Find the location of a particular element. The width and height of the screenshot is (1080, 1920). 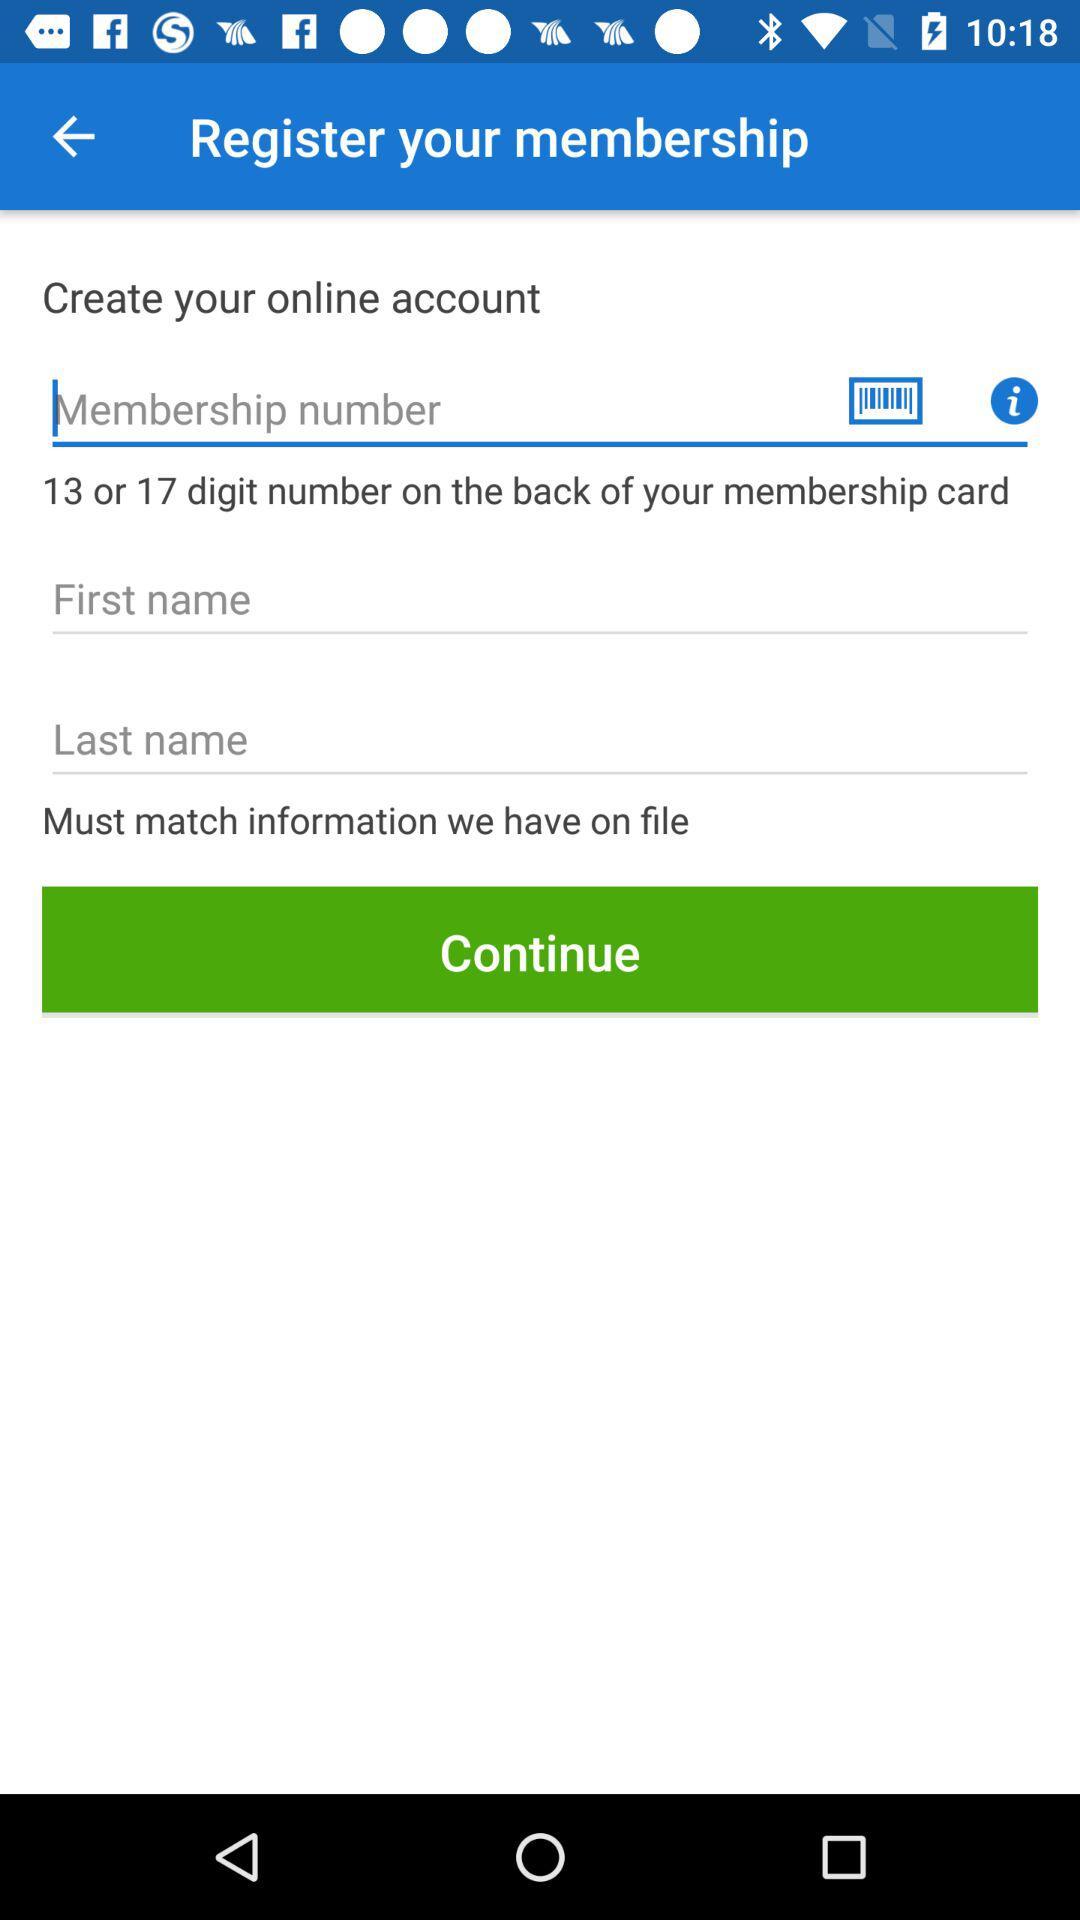

the info icon is located at coordinates (1014, 400).